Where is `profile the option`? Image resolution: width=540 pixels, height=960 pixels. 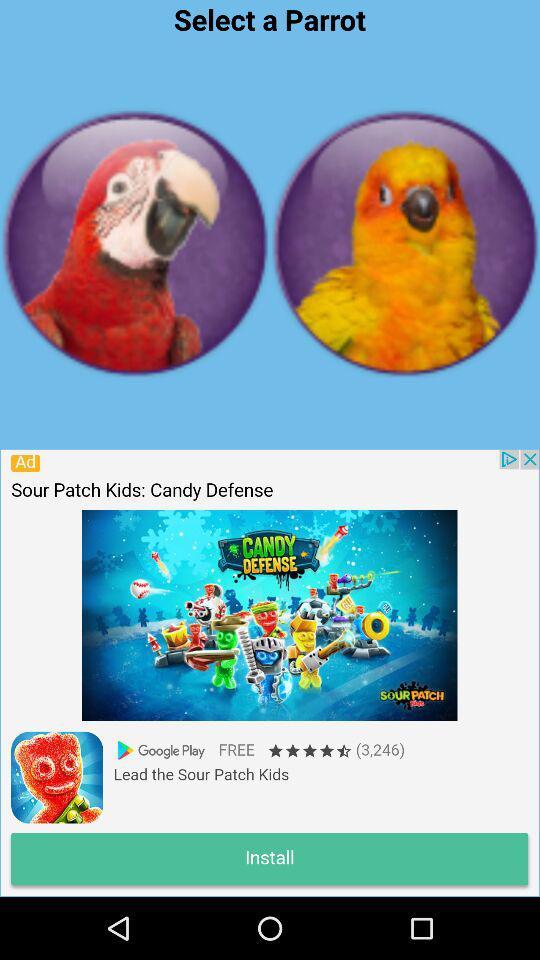 profile the option is located at coordinates (135, 242).